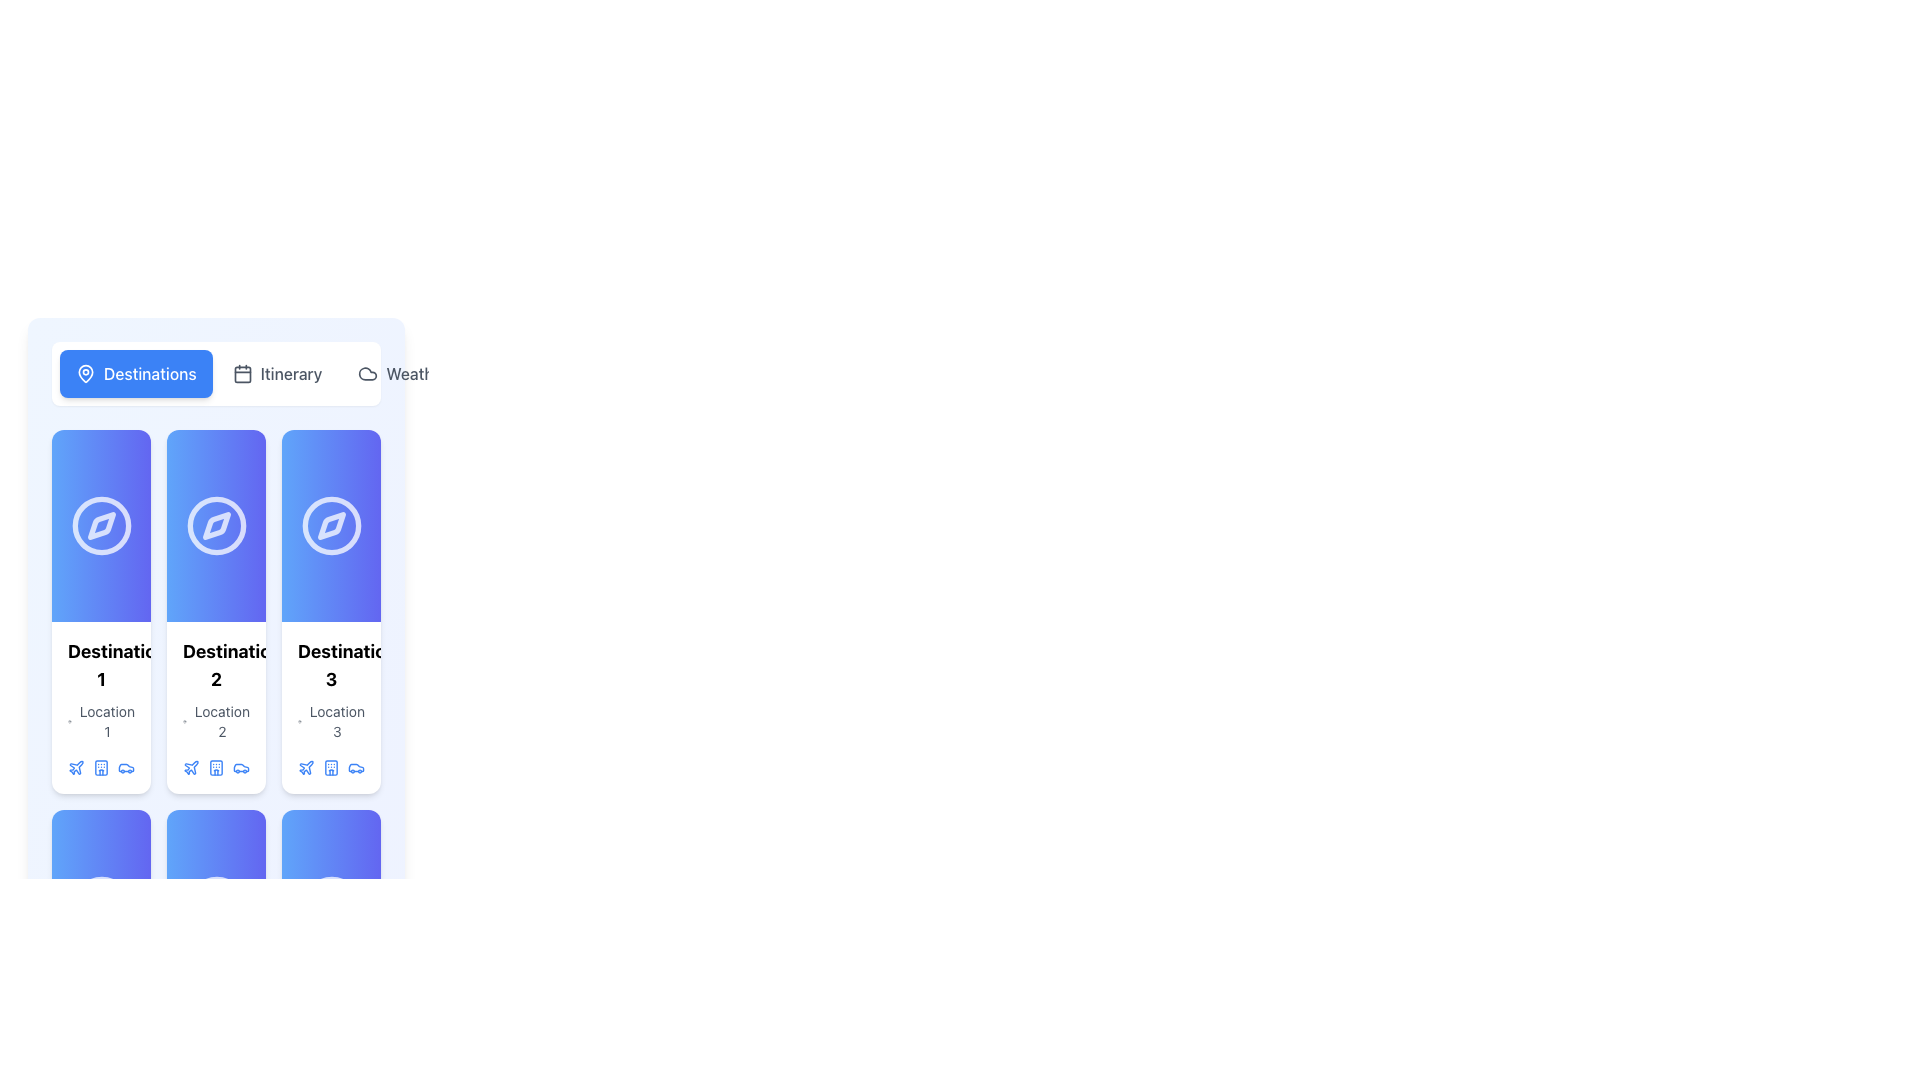 The width and height of the screenshot is (1920, 1080). I want to click on the map pin icon SVG graphic located in the upper region of the interface, part of the destination tab, specifically near the left side of the horizontal navigation bar, so click(85, 373).